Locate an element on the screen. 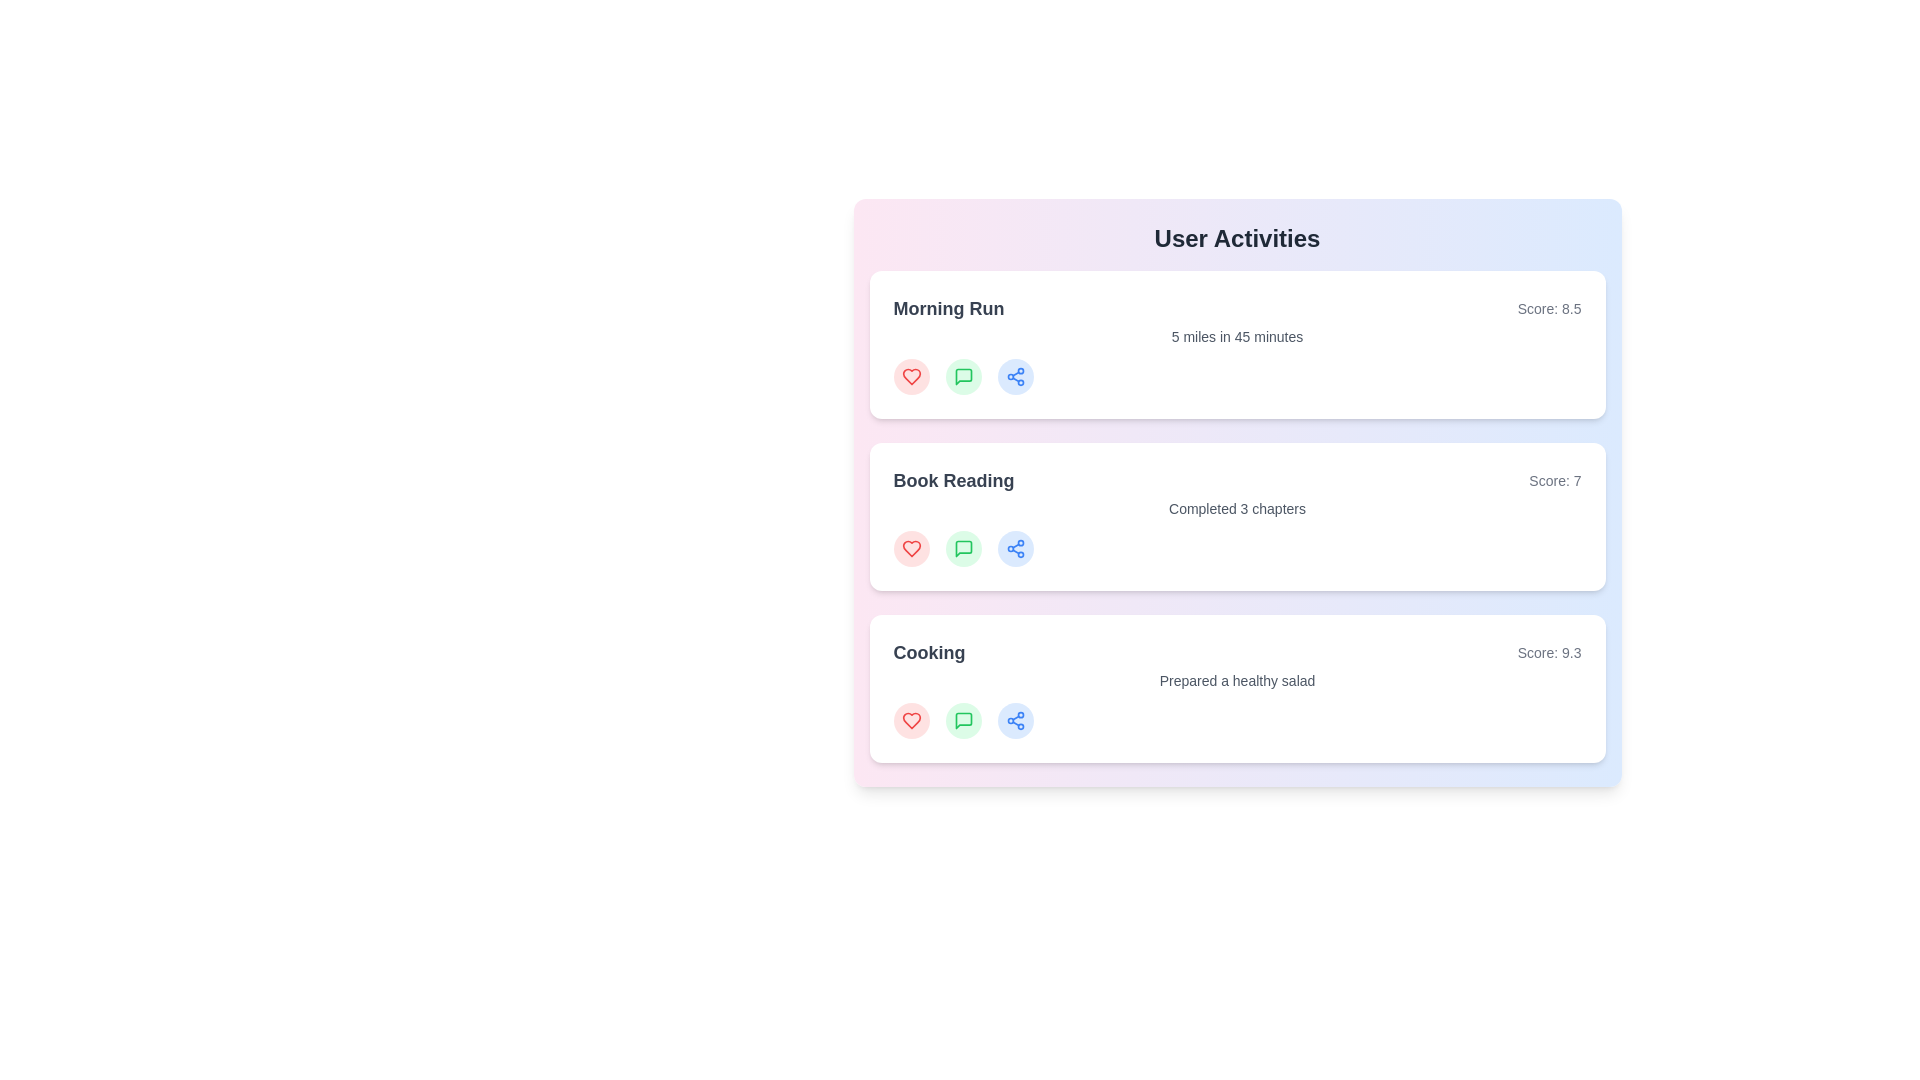  'share' button on the activity card for Morning Run is located at coordinates (1015, 377).